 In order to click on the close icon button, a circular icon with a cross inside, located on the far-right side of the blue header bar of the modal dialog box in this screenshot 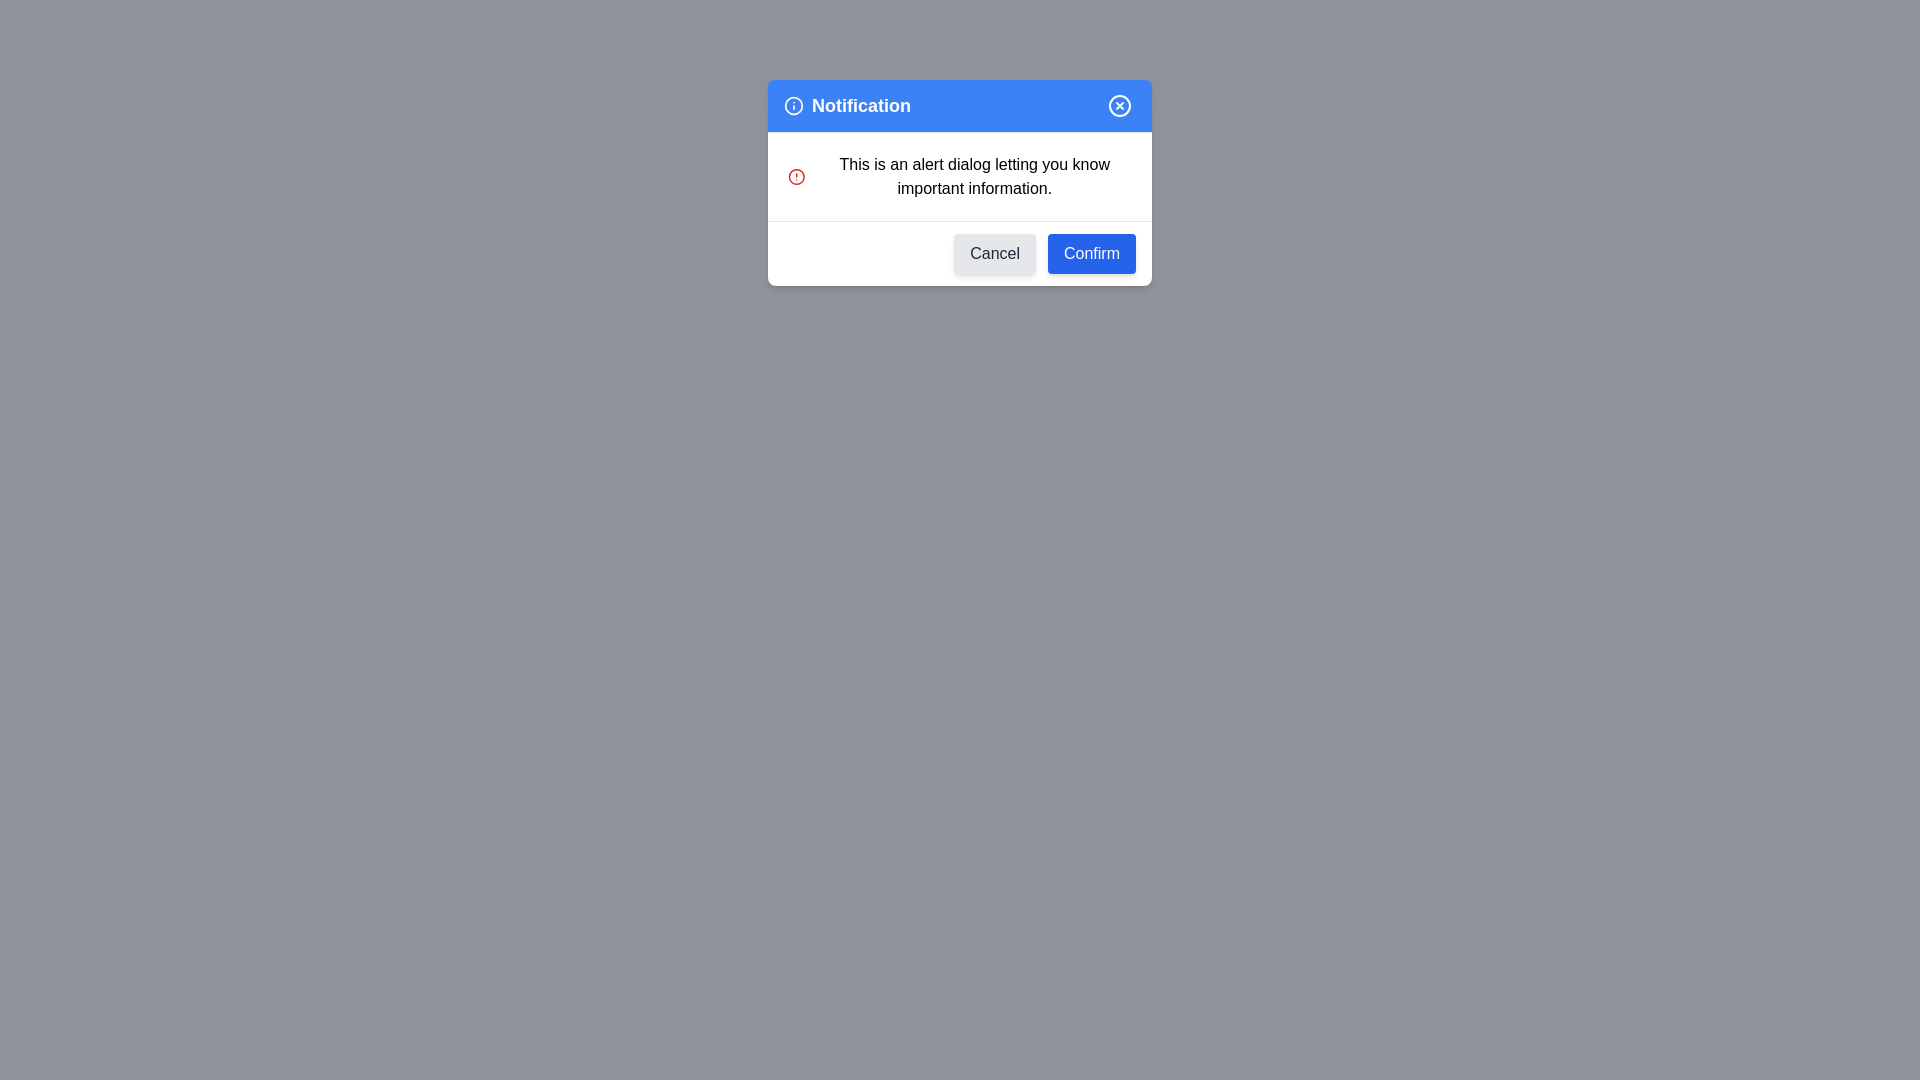, I will do `click(1118, 105)`.